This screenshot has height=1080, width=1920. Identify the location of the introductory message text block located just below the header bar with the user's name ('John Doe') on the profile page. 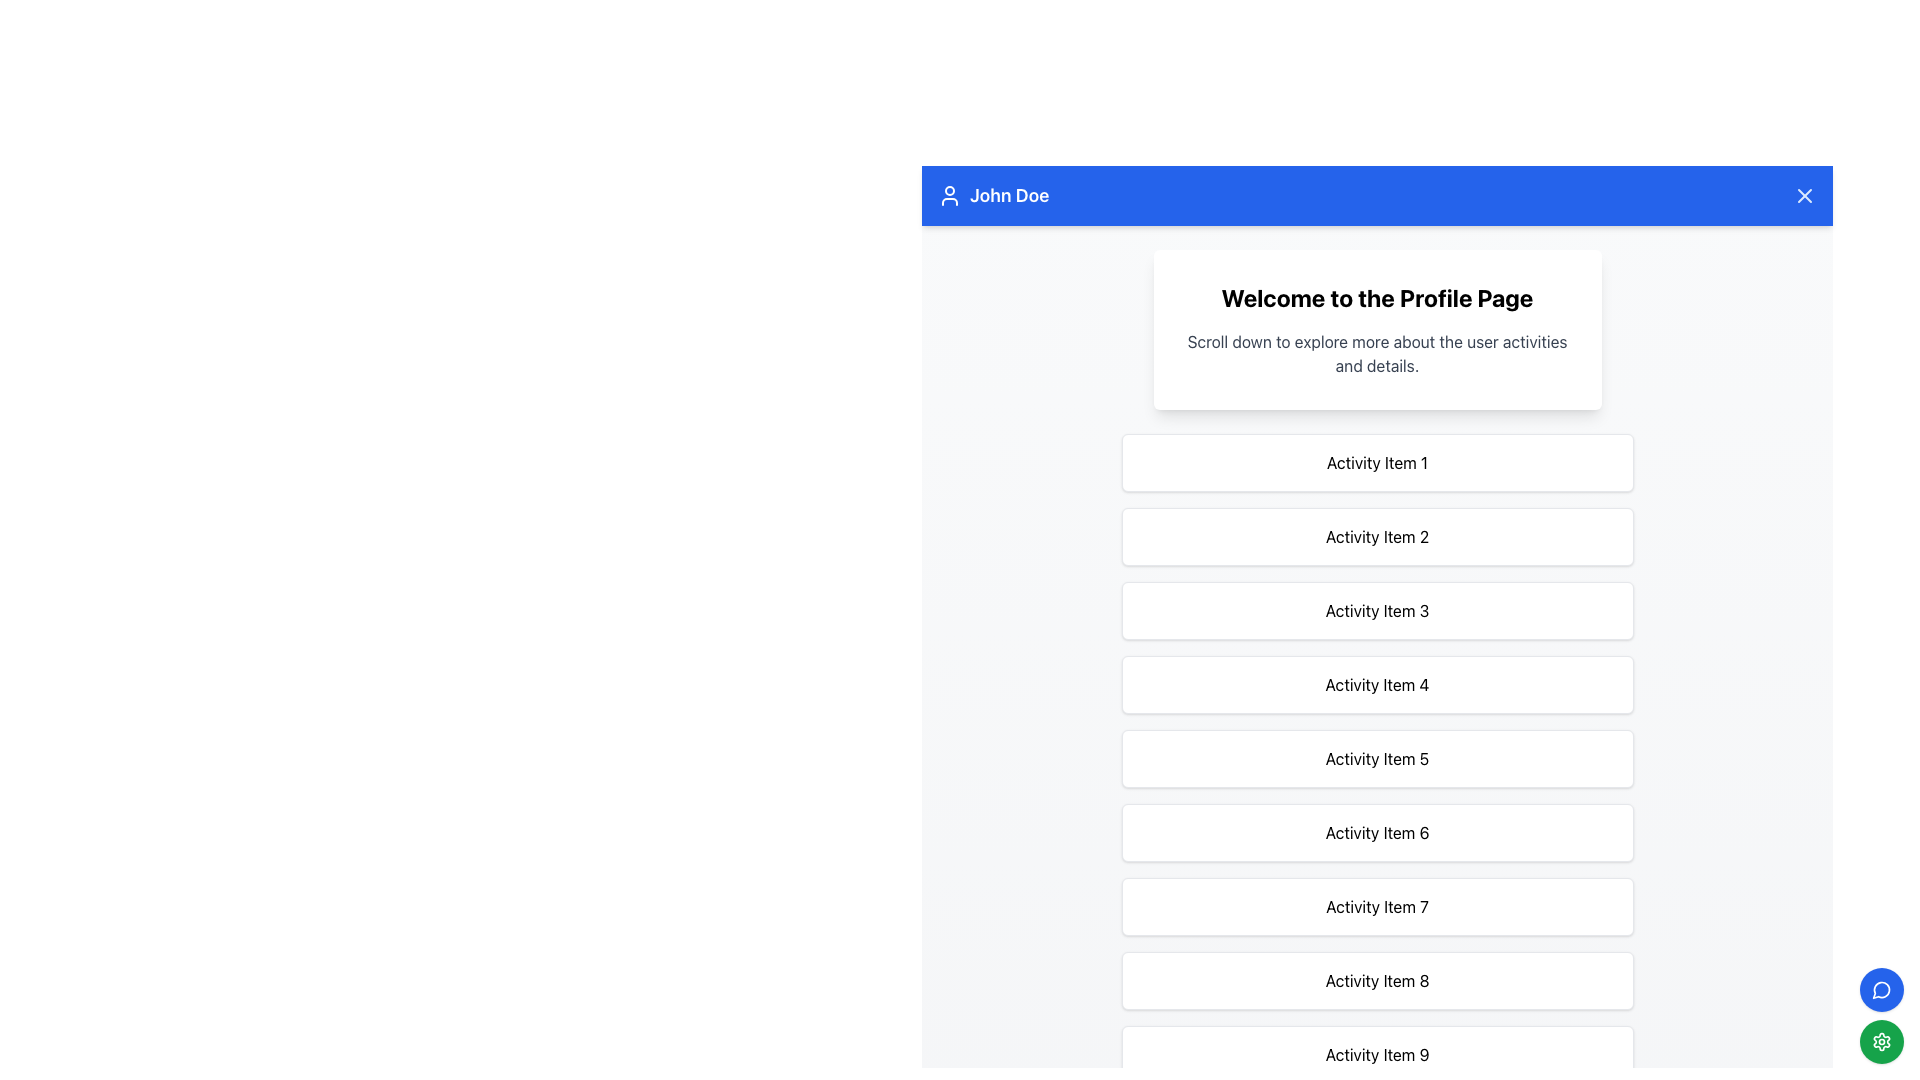
(1376, 329).